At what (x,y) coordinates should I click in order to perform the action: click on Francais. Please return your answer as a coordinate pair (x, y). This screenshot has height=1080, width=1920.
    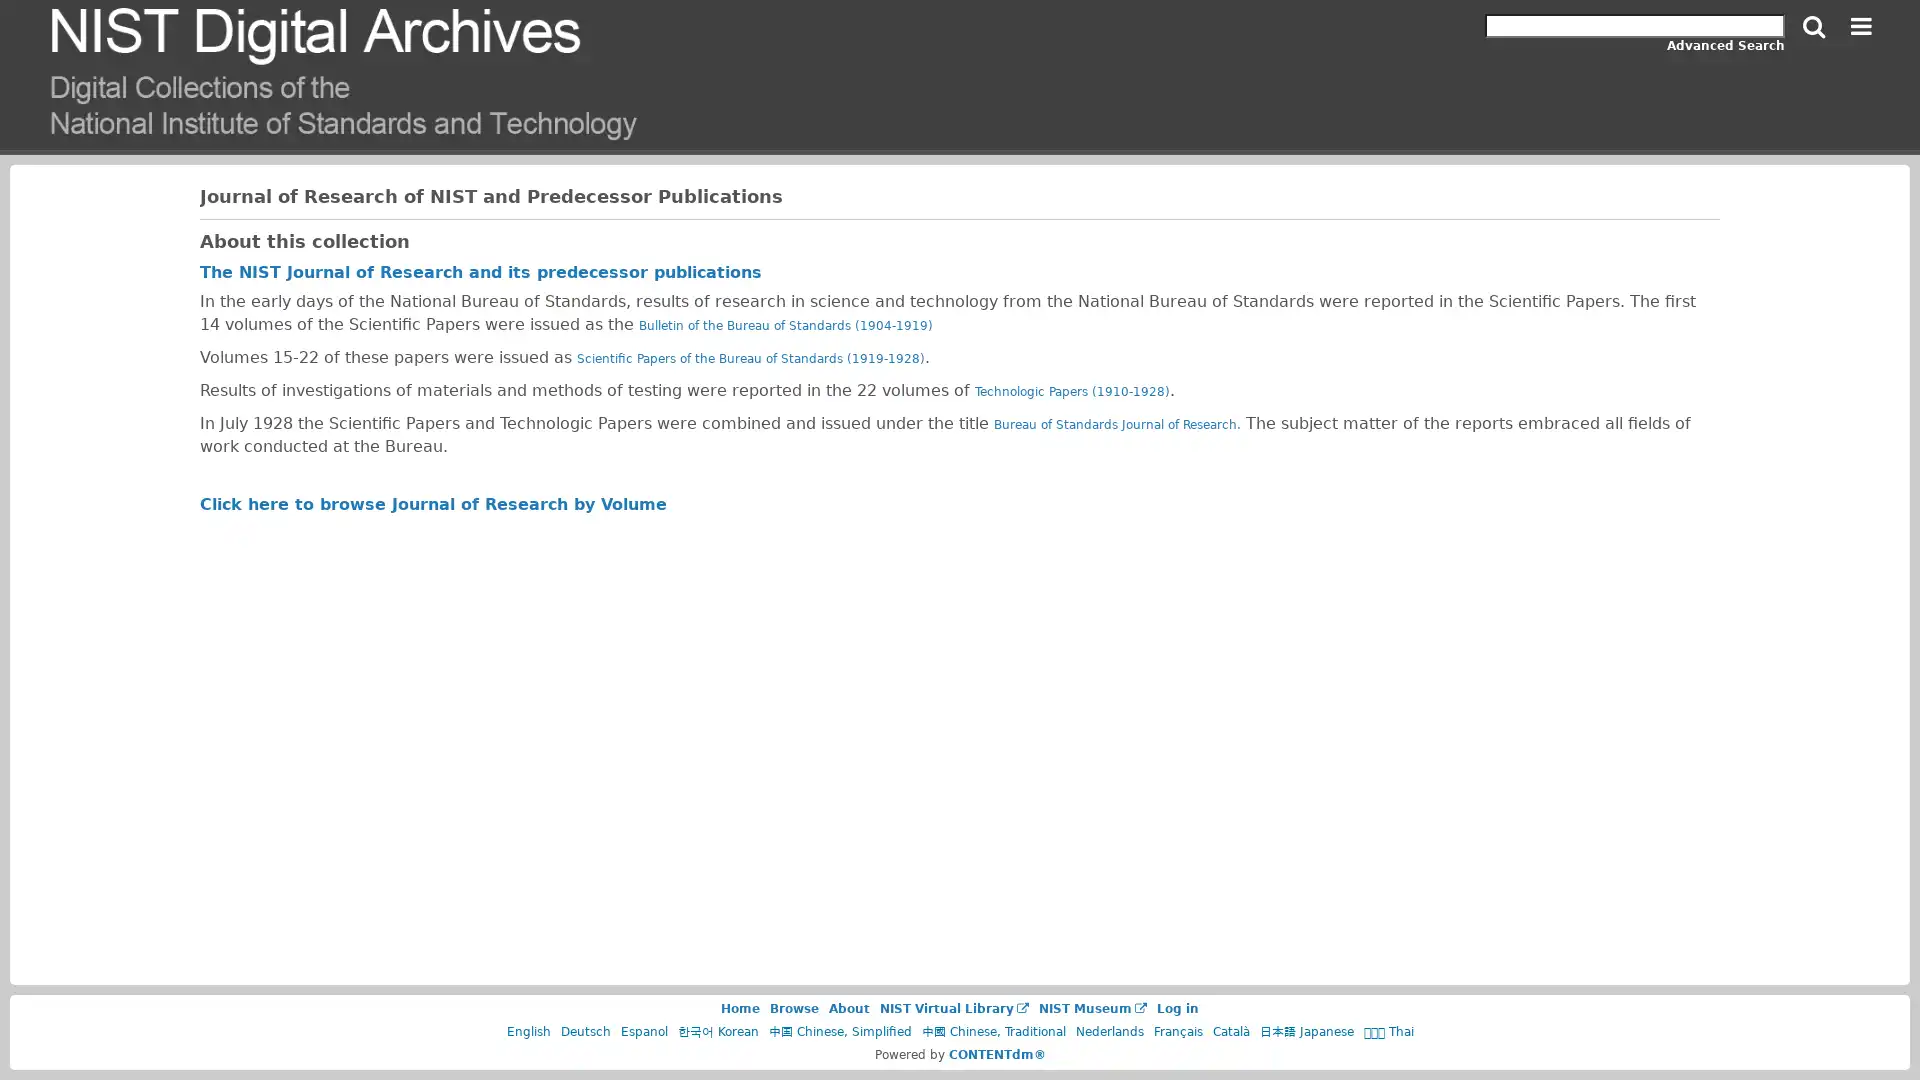
    Looking at the image, I should click on (1177, 1032).